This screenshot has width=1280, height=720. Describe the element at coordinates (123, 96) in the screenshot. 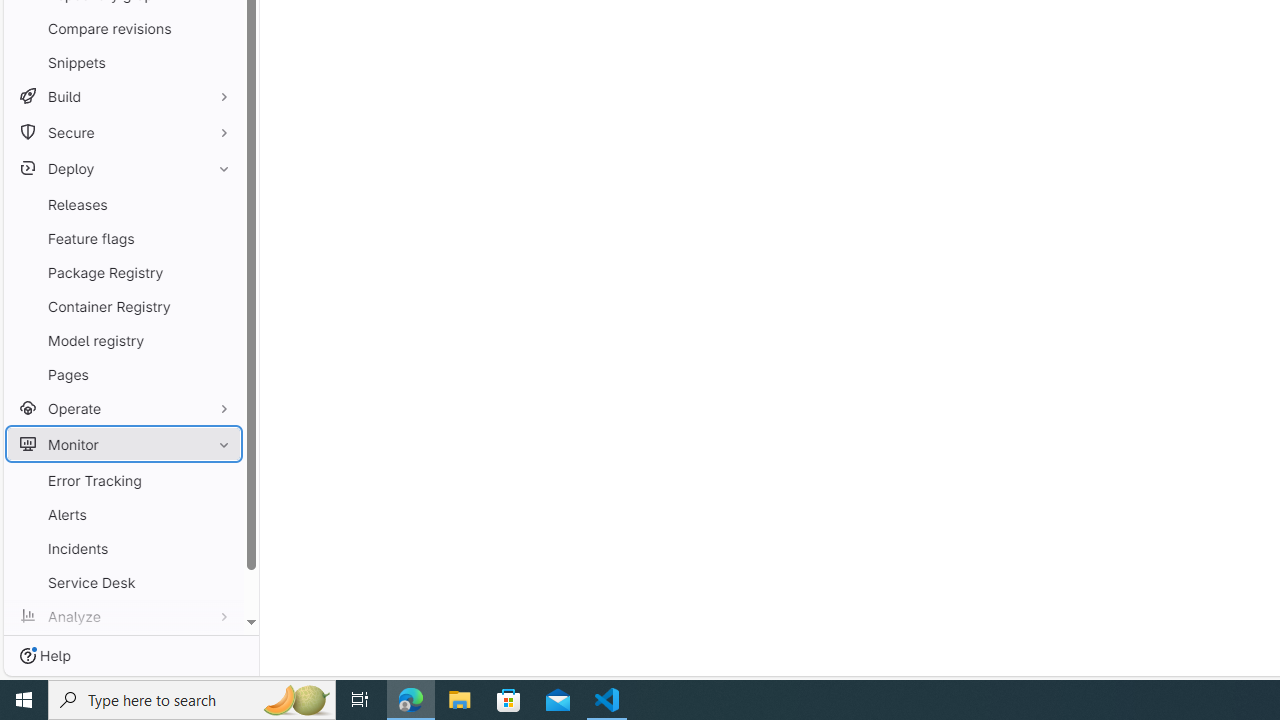

I see `'Build'` at that location.